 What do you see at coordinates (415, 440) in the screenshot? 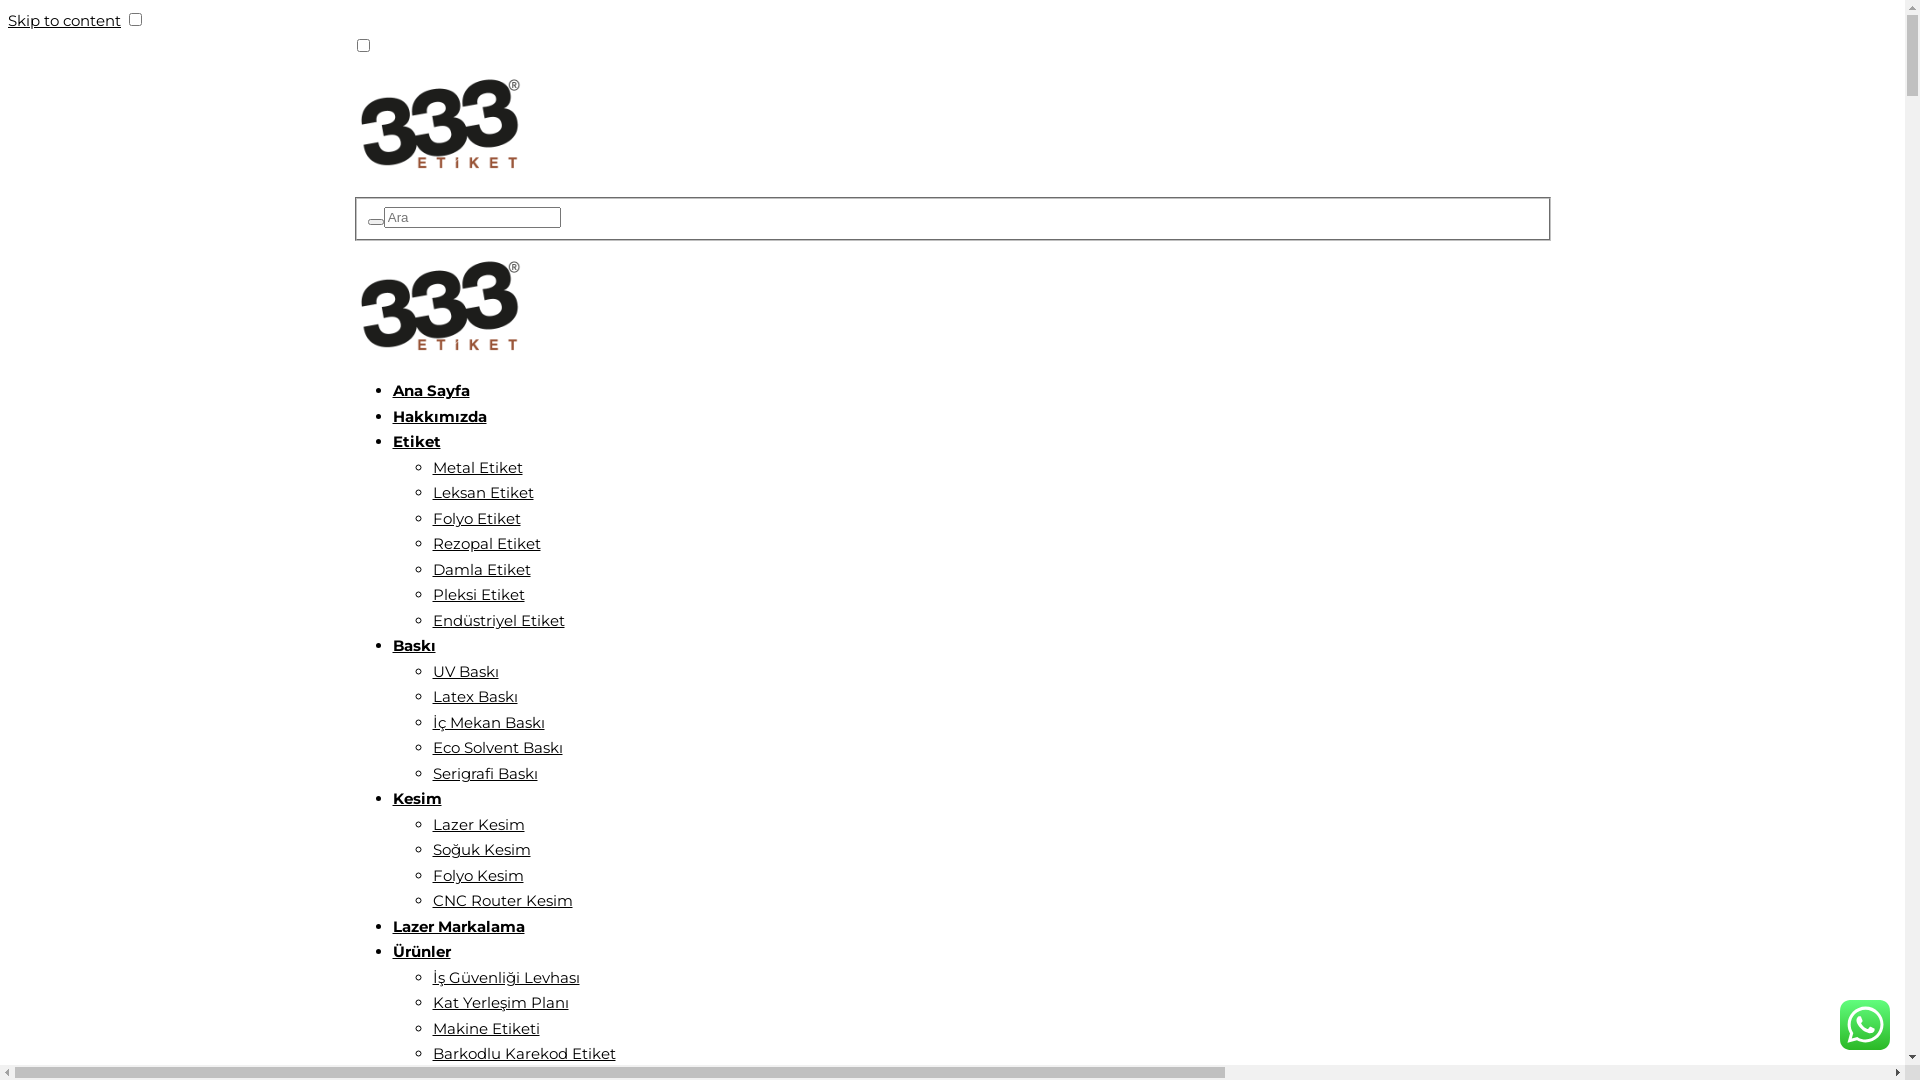
I see `'Etiket'` at bounding box center [415, 440].